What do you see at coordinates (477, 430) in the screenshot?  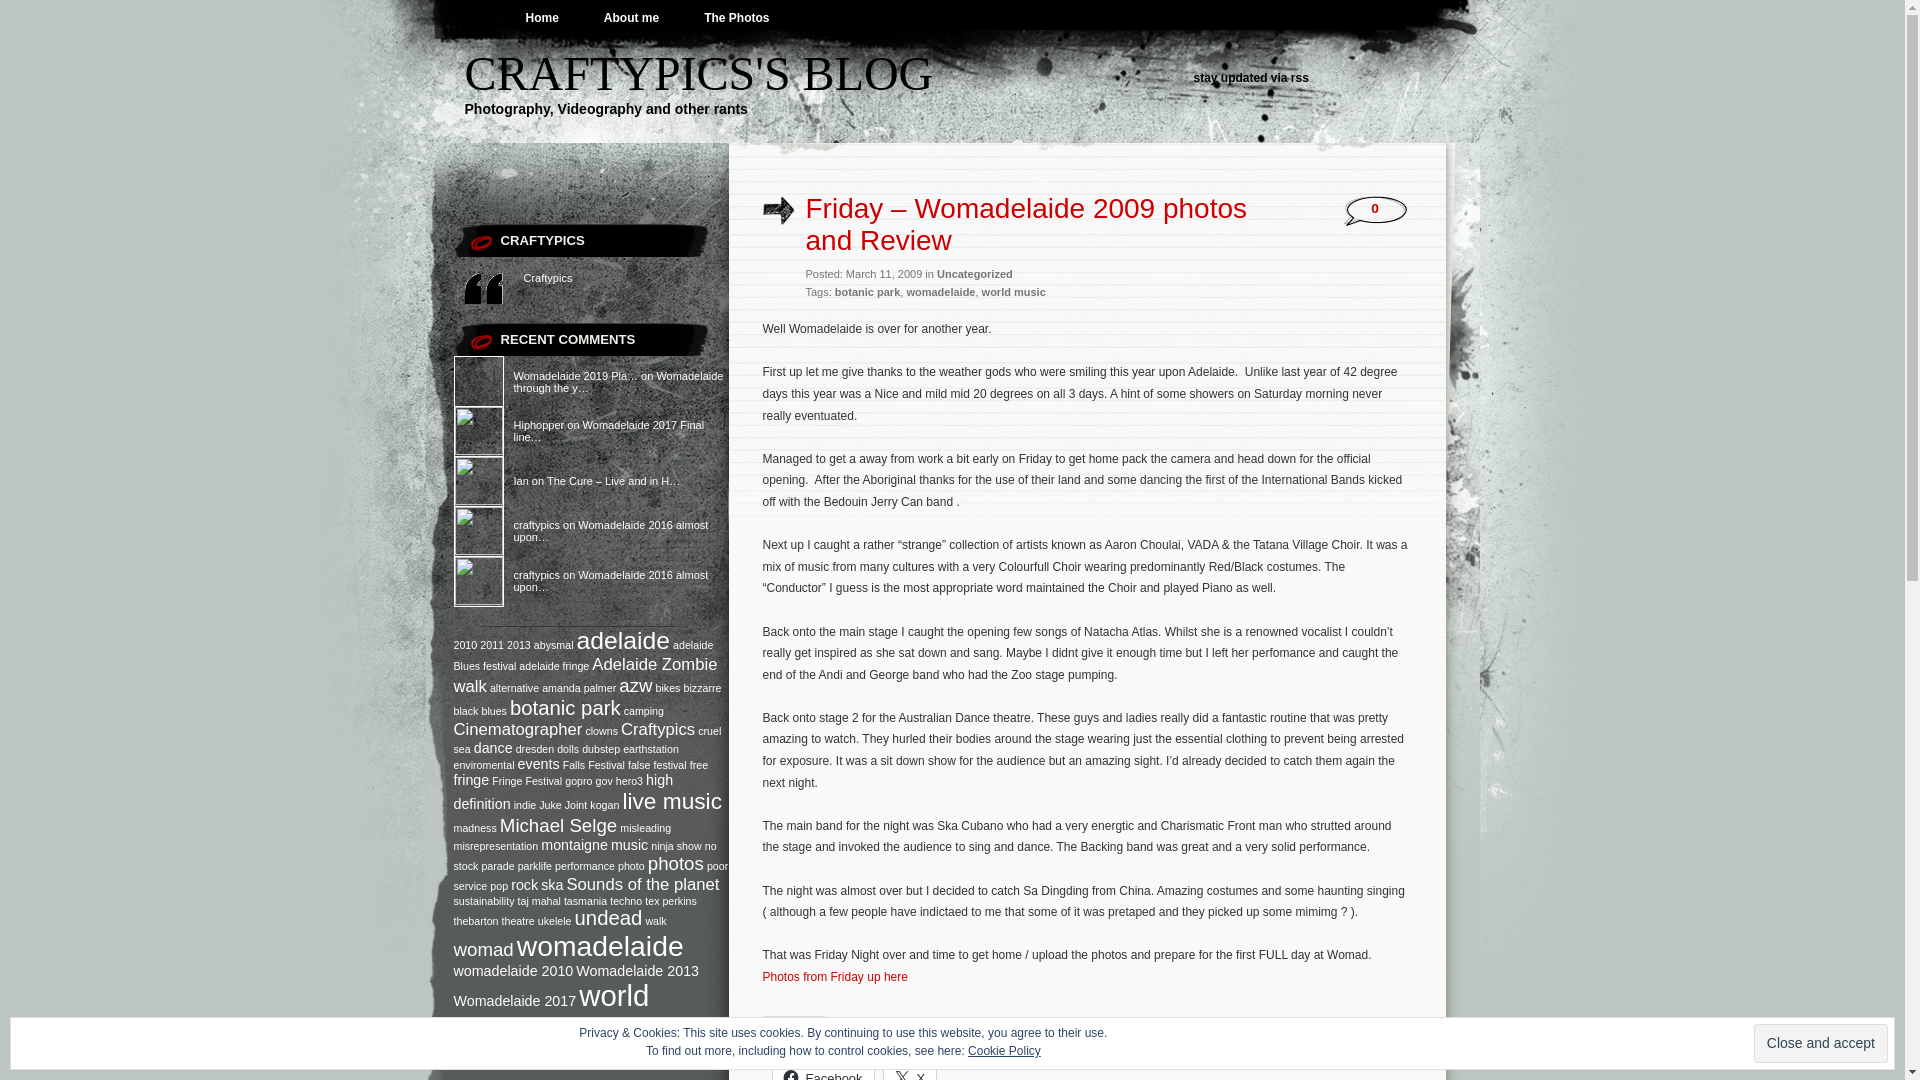 I see `'Hiphopper'` at bounding box center [477, 430].